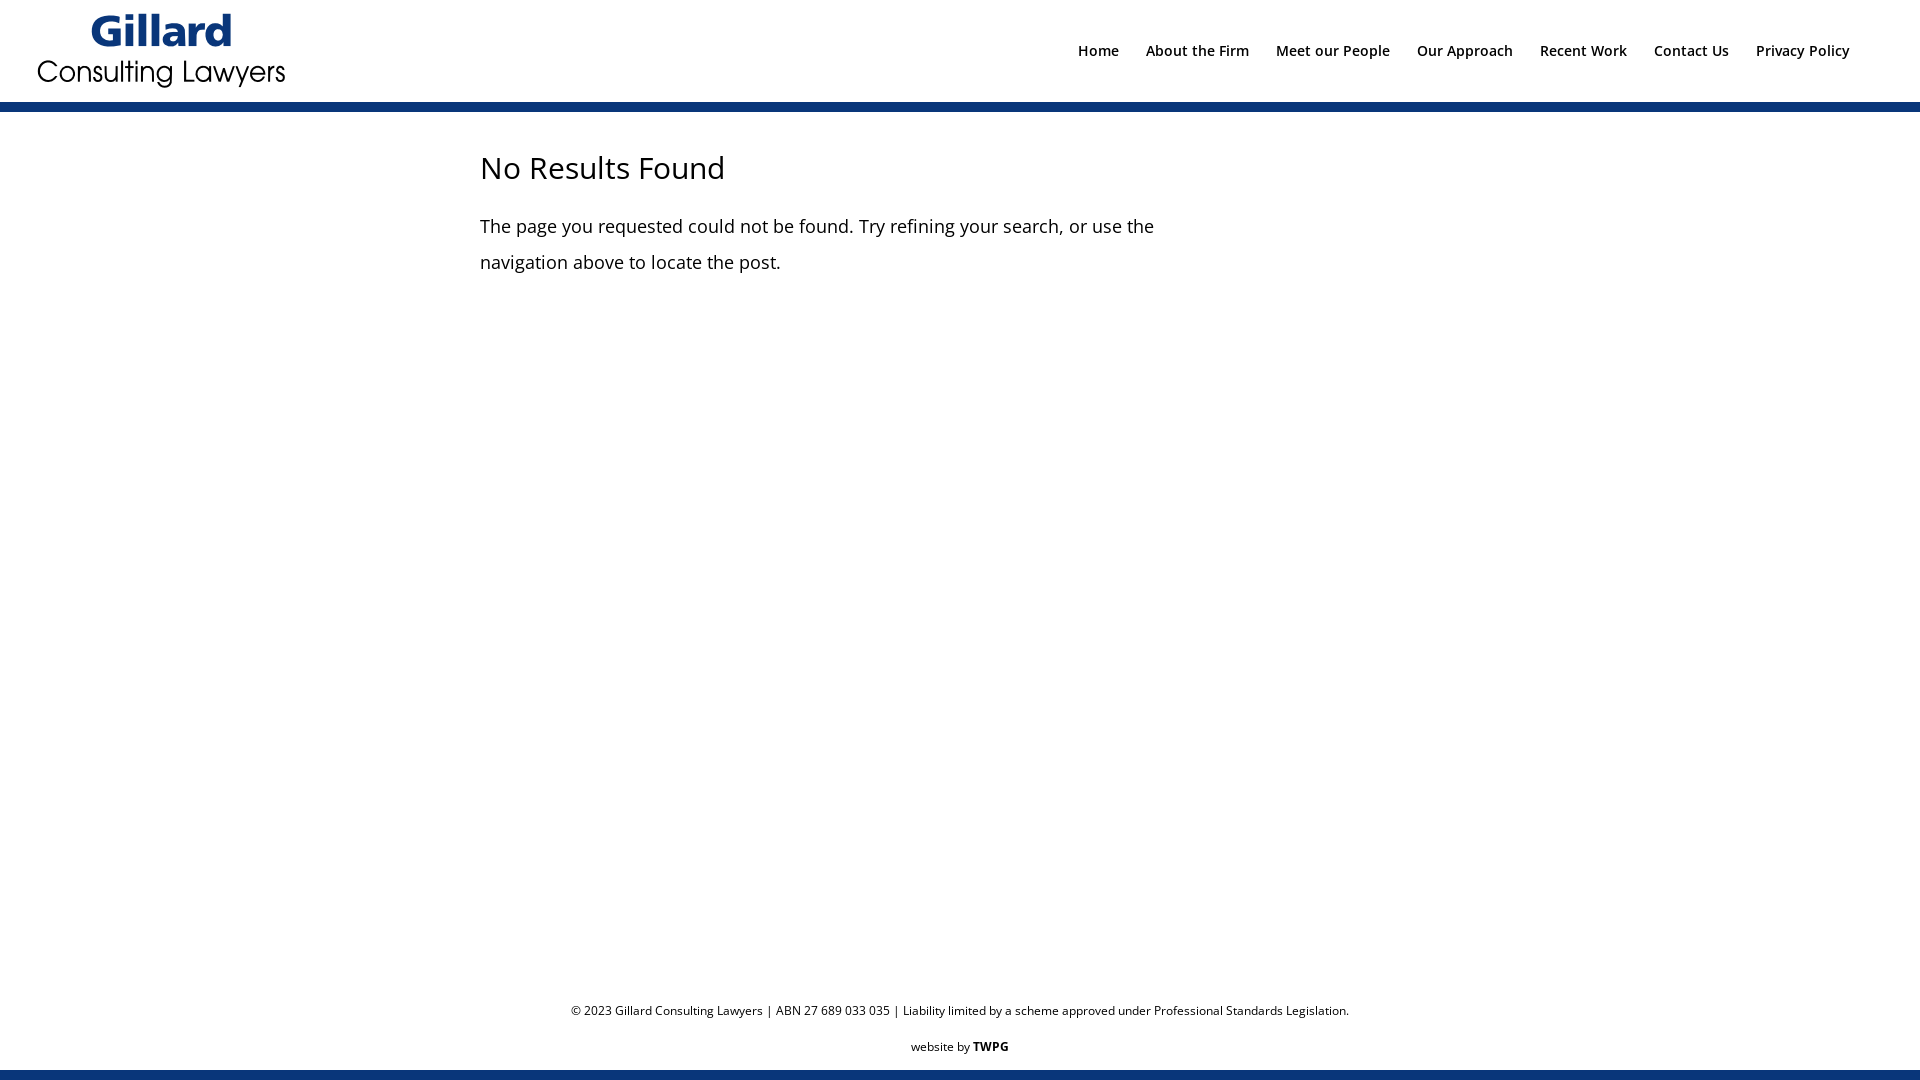 The image size is (1920, 1080). Describe the element at coordinates (1582, 66) in the screenshot. I see `'Recent Work'` at that location.